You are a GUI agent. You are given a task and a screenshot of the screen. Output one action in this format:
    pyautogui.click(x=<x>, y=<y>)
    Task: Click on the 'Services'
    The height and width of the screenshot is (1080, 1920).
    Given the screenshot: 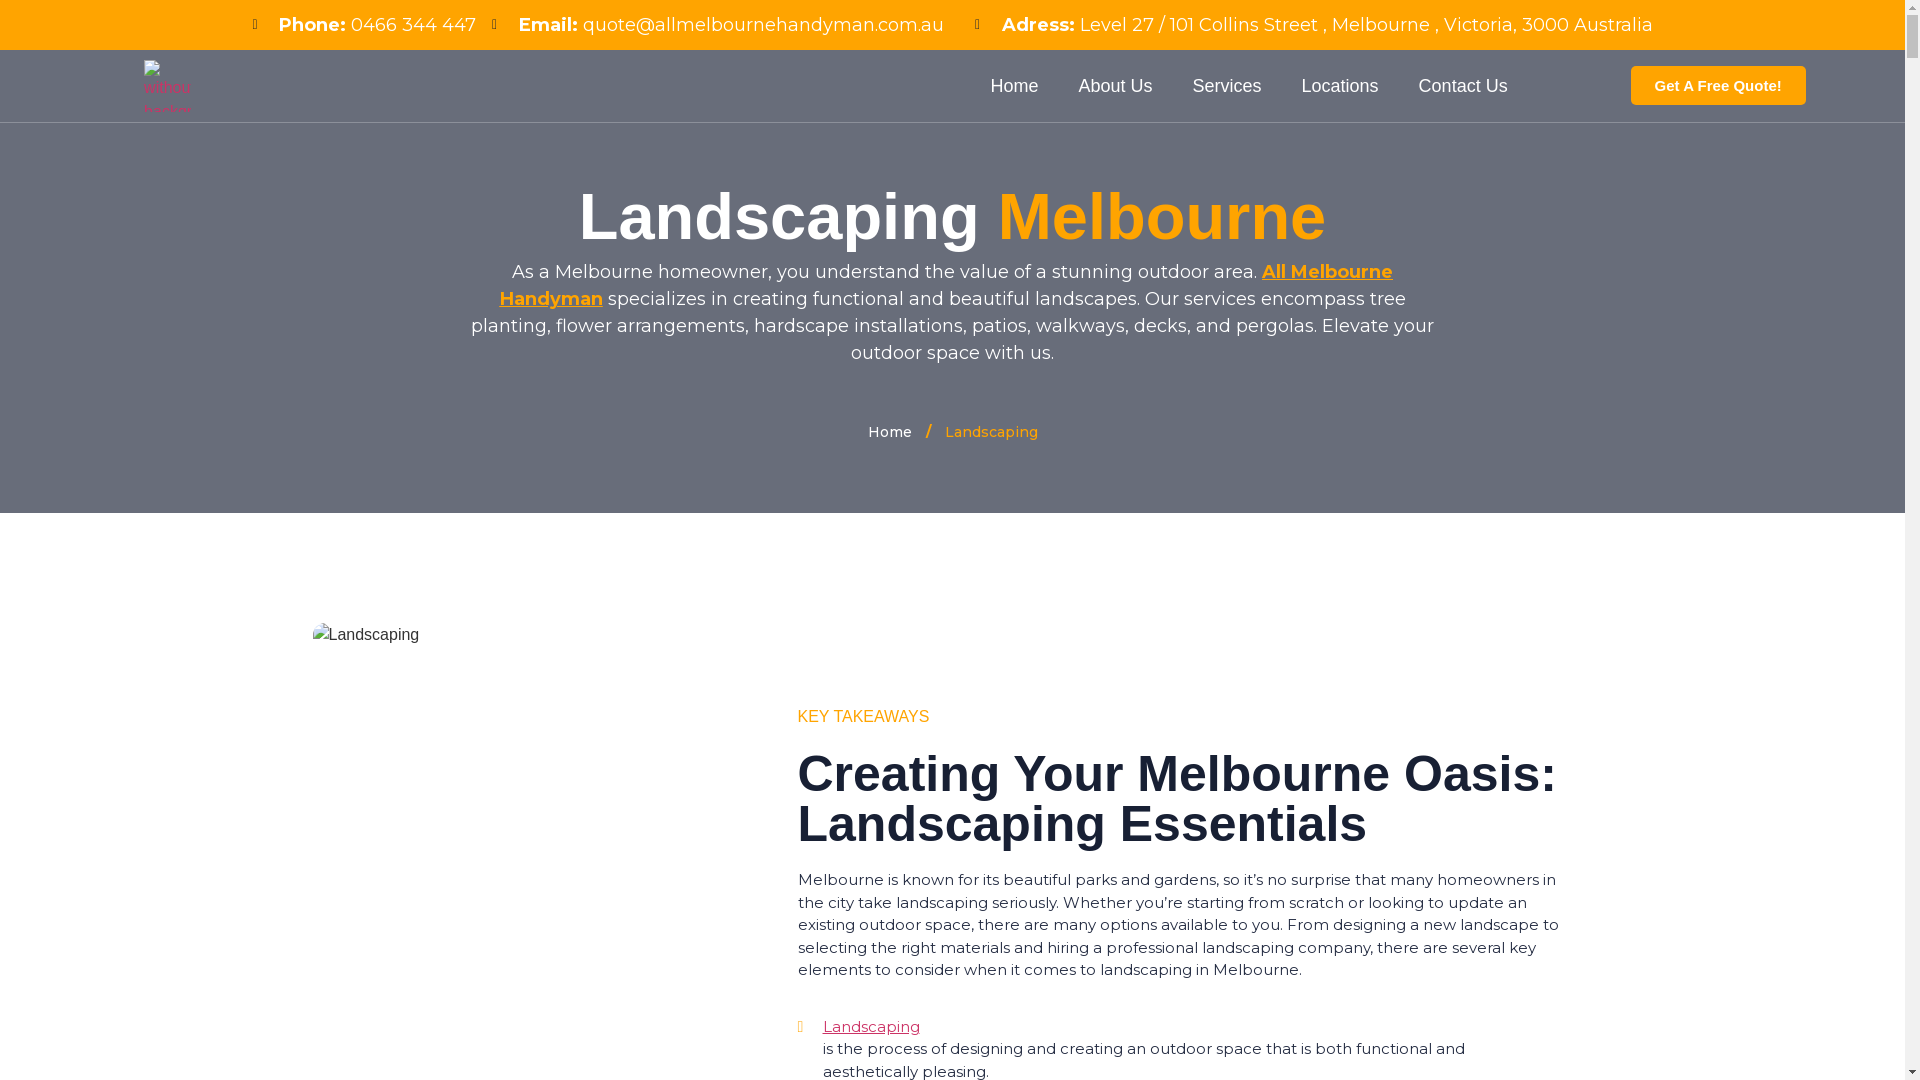 What is the action you would take?
    pyautogui.click(x=1226, y=84)
    